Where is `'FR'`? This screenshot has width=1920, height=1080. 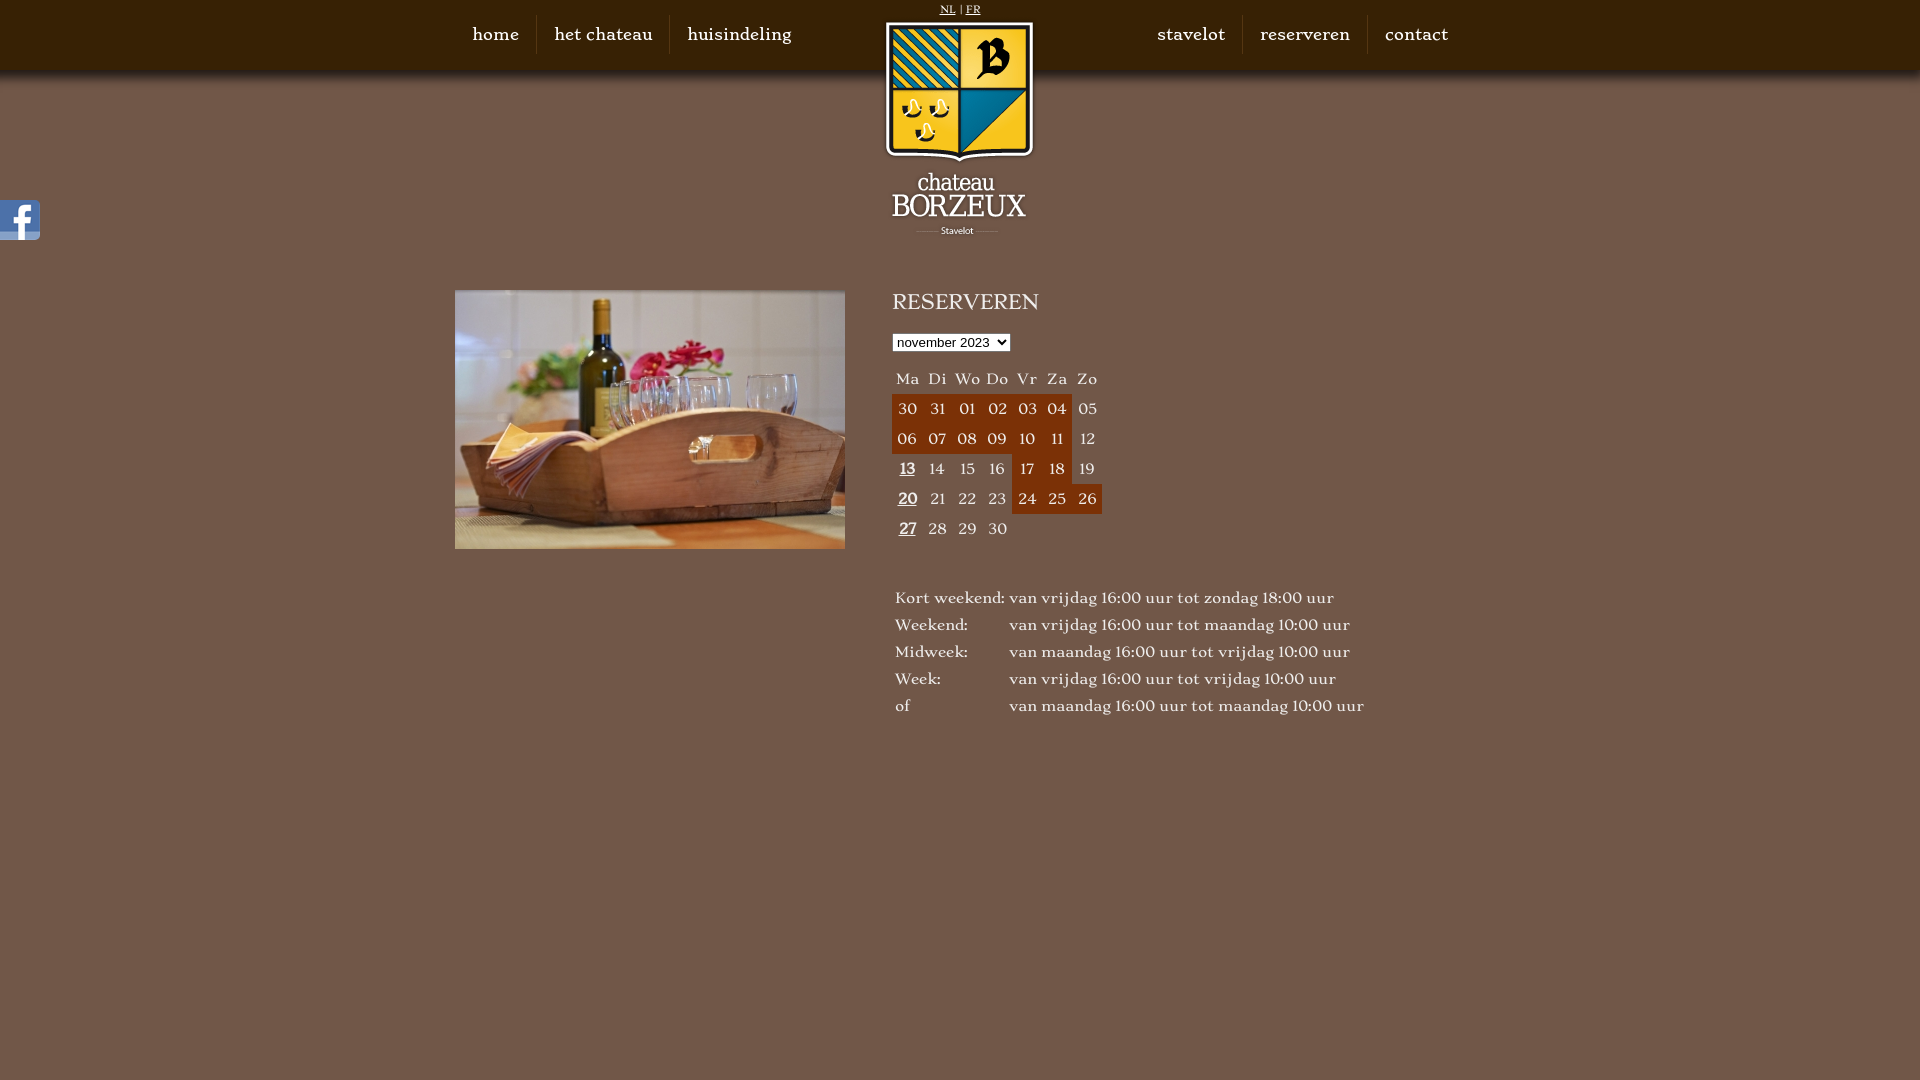 'FR' is located at coordinates (973, 9).